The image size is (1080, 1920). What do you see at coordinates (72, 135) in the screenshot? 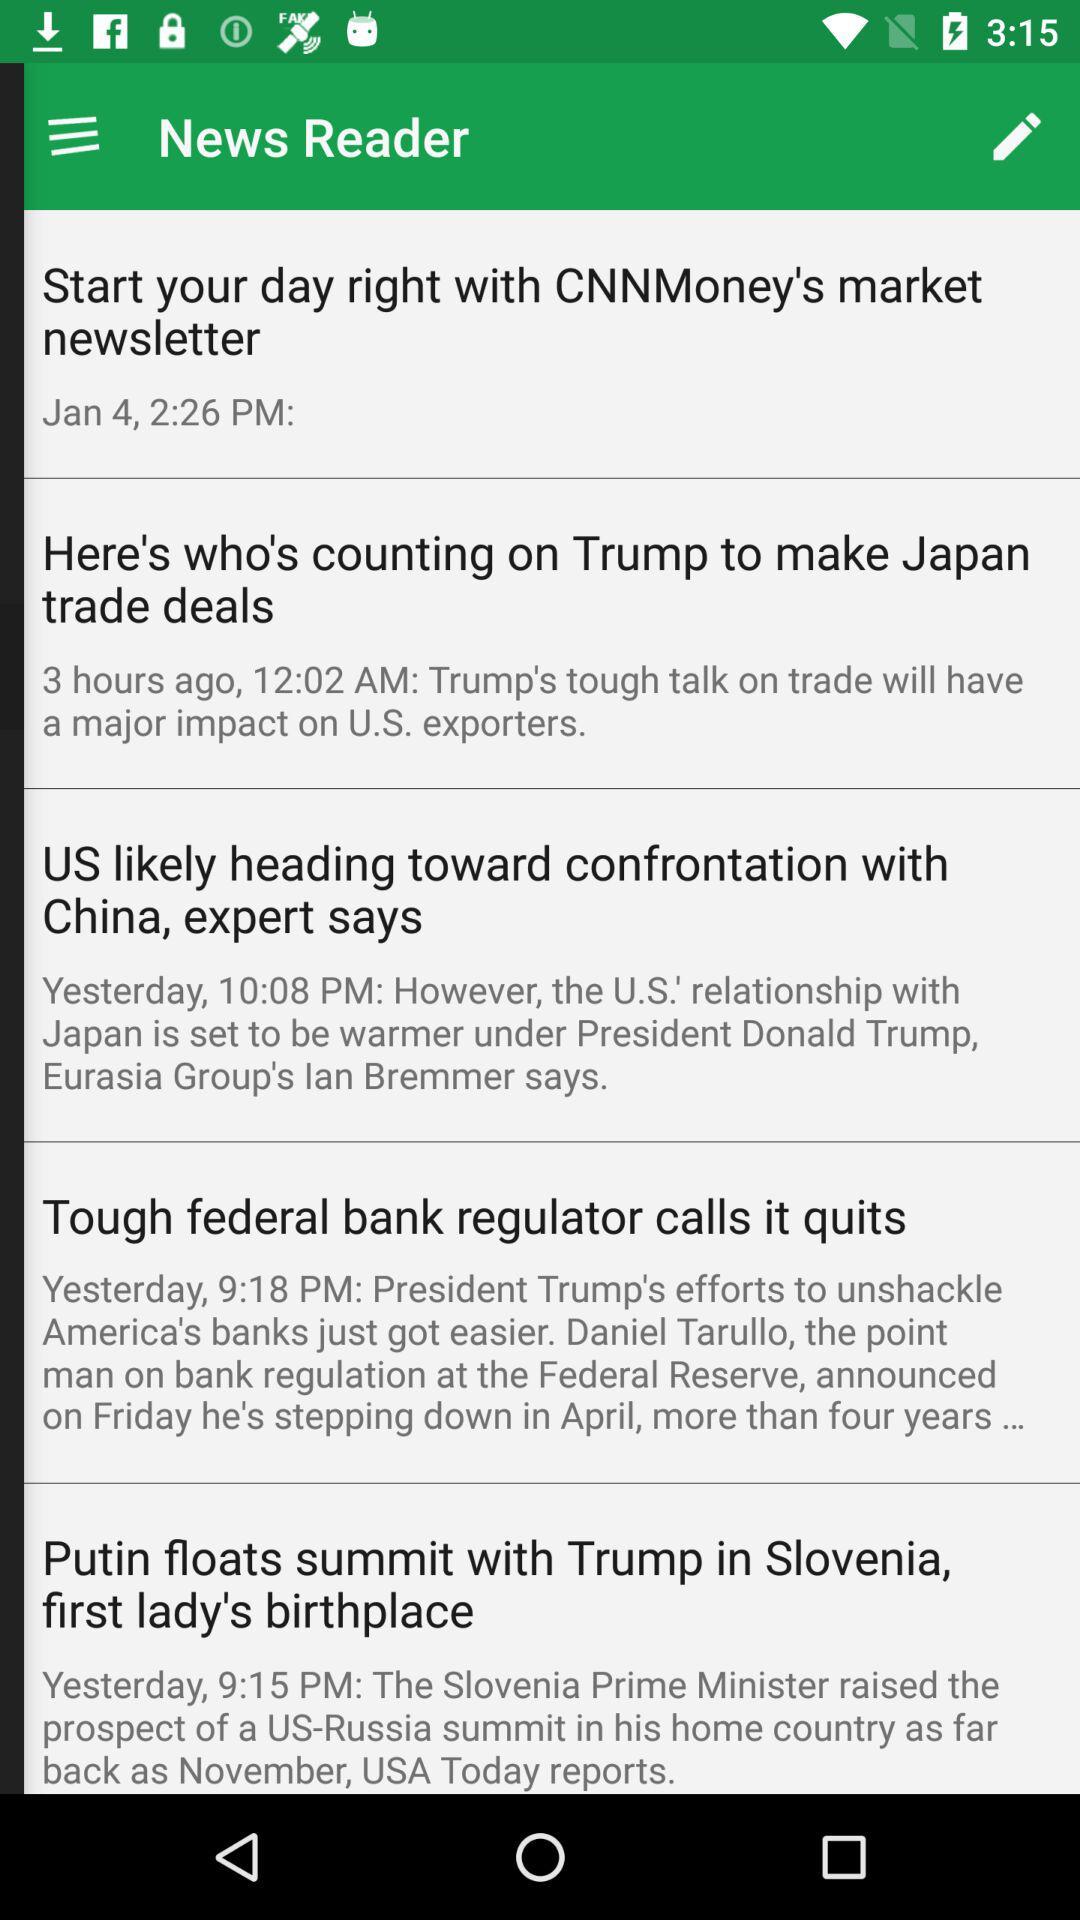
I see `app next to news reader icon` at bounding box center [72, 135].